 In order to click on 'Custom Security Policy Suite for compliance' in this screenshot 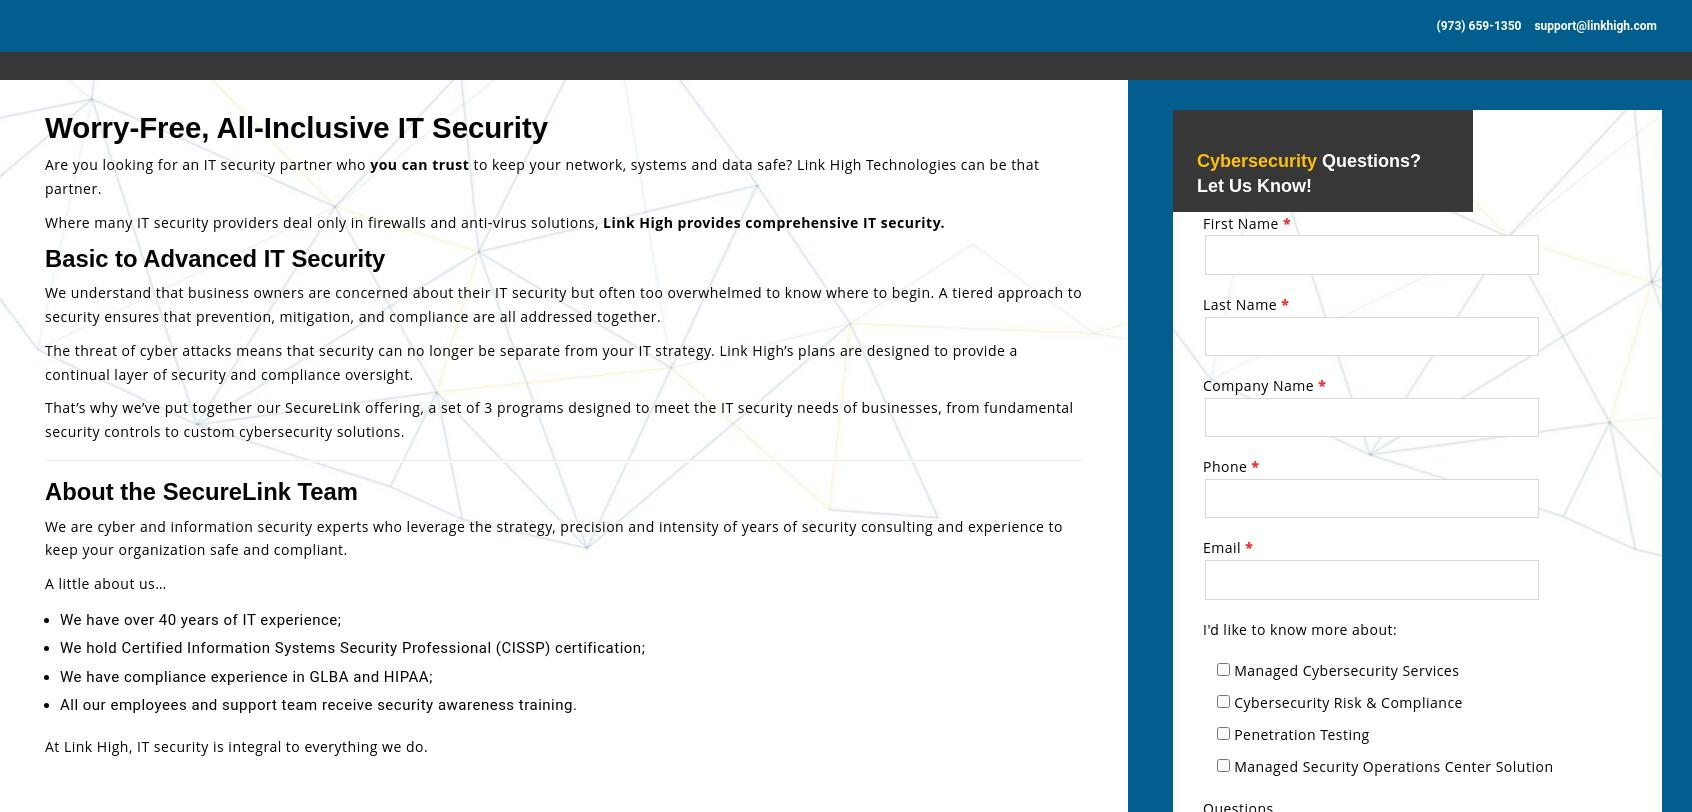, I will do `click(1436, 770)`.